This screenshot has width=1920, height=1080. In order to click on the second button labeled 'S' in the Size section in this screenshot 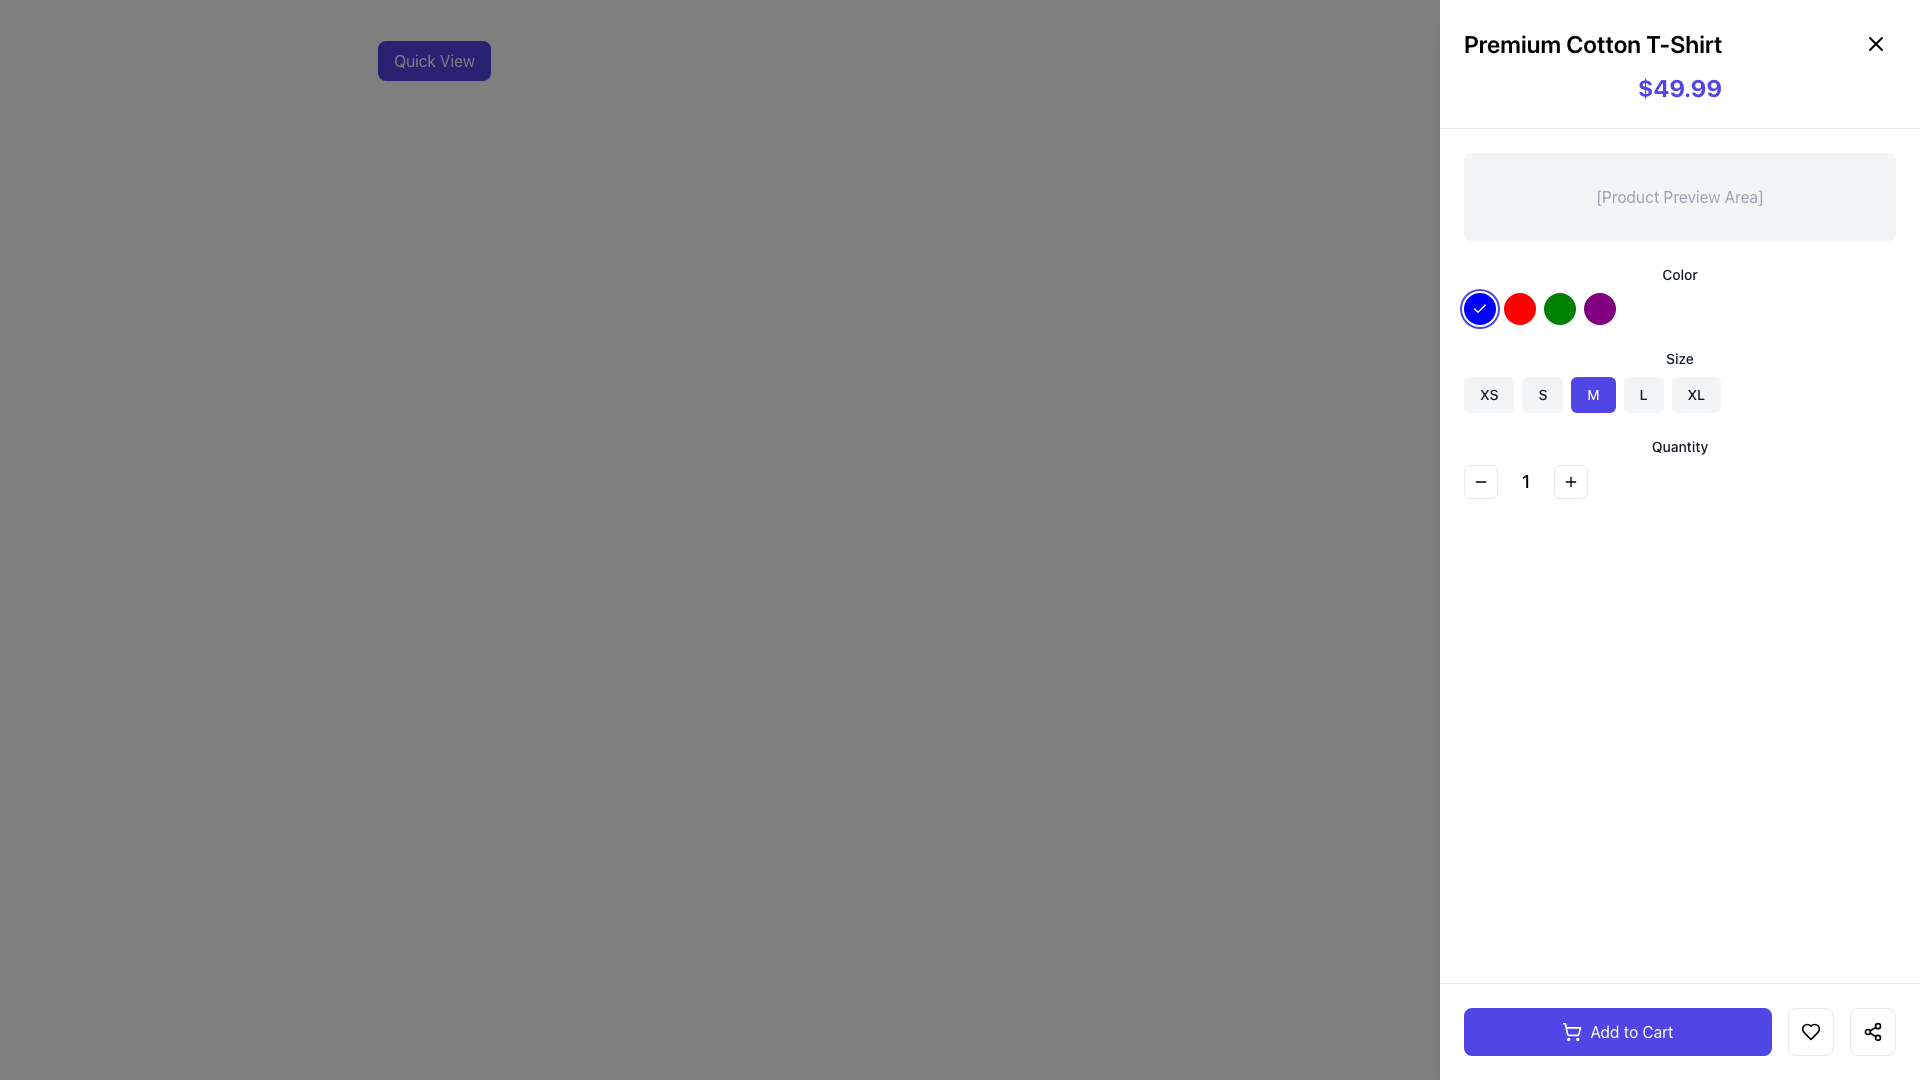, I will do `click(1541, 394)`.